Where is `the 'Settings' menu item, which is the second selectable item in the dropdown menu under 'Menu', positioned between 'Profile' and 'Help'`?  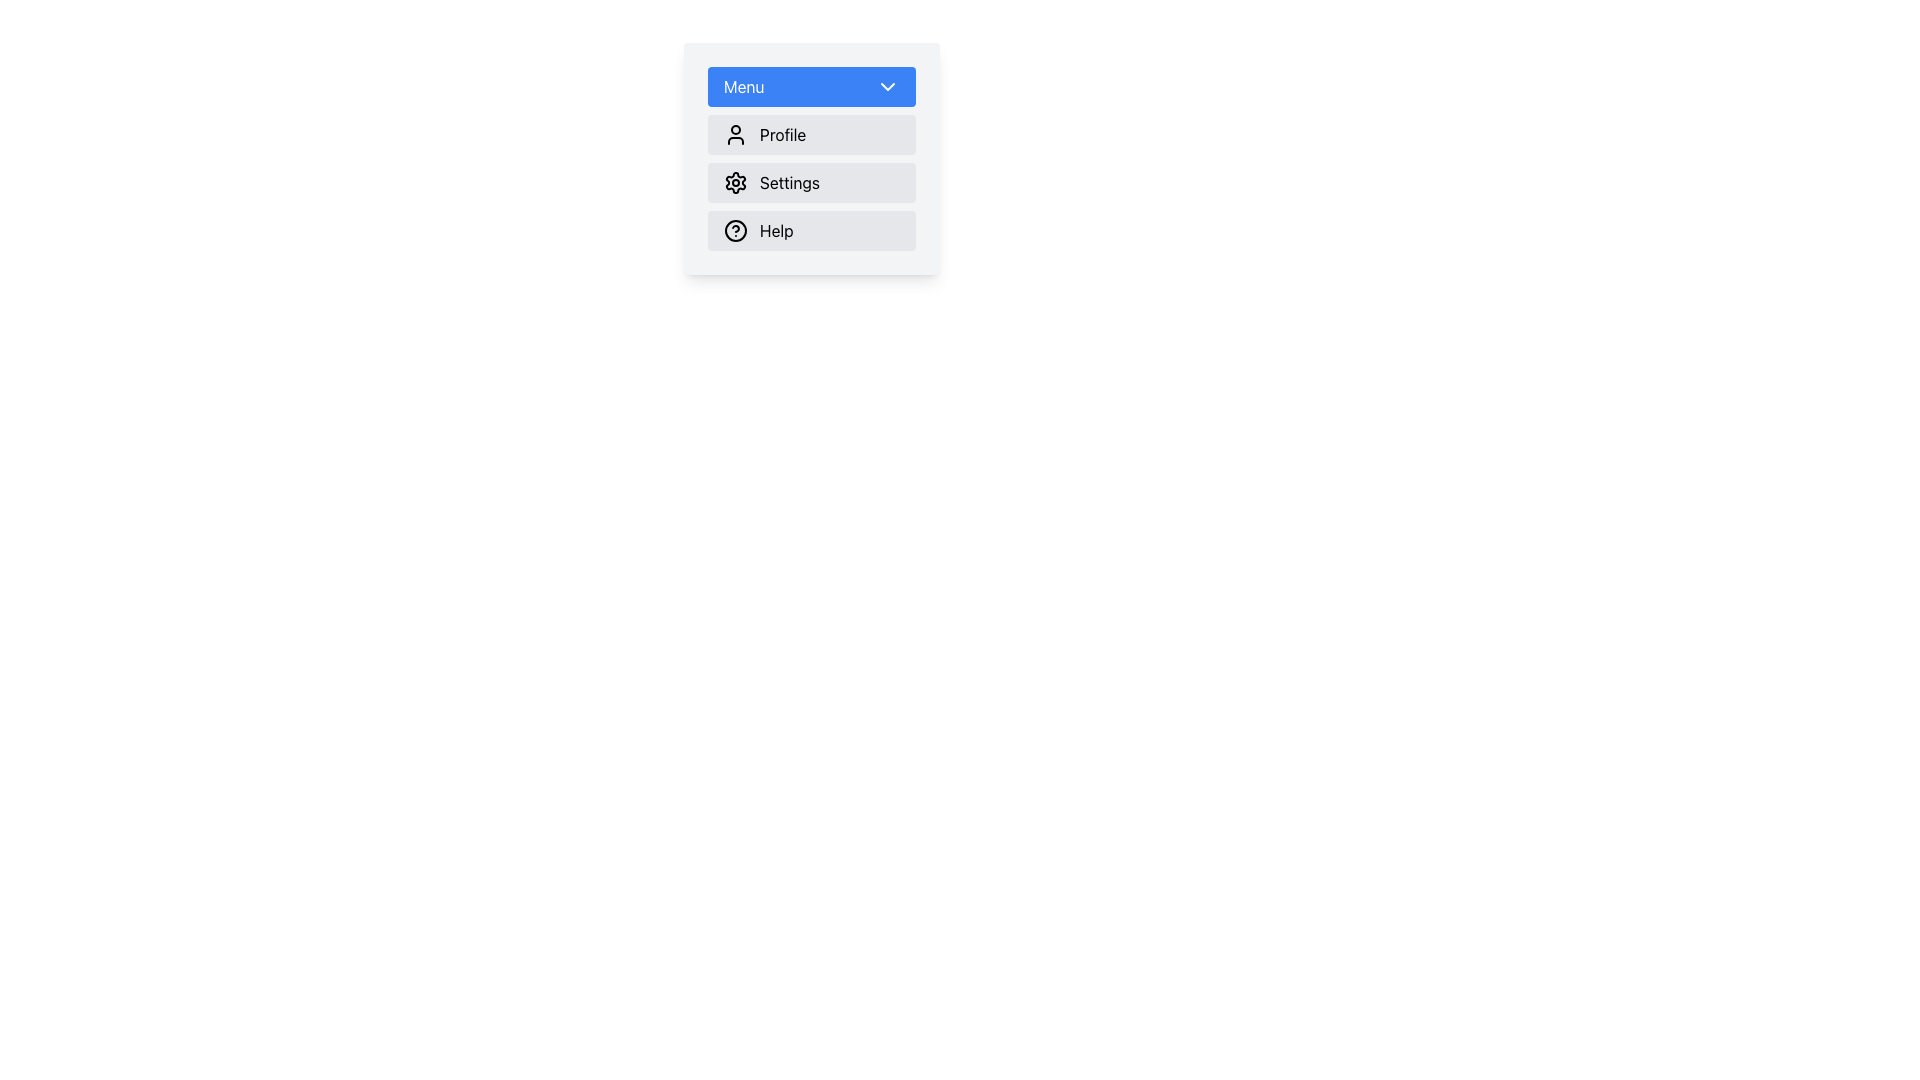
the 'Settings' menu item, which is the second selectable item in the dropdown menu under 'Menu', positioned between 'Profile' and 'Help' is located at coordinates (811, 157).